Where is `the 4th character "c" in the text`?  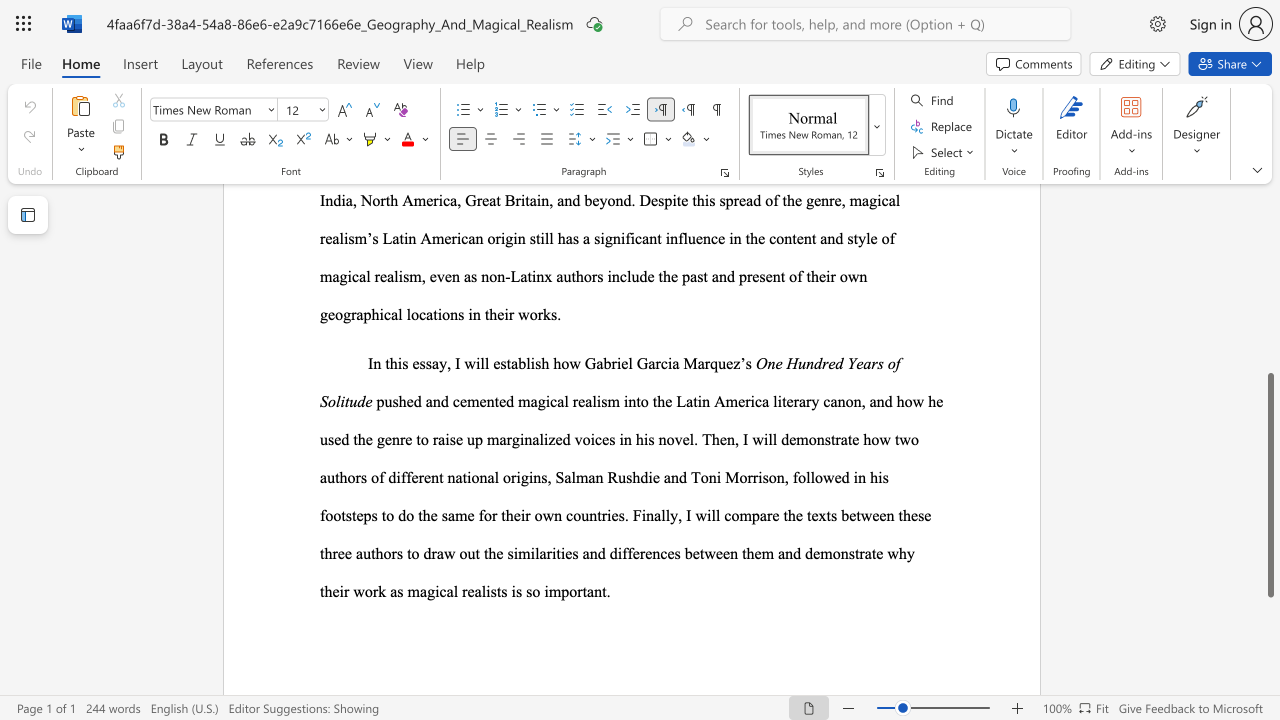 the 4th character "c" in the text is located at coordinates (387, 314).